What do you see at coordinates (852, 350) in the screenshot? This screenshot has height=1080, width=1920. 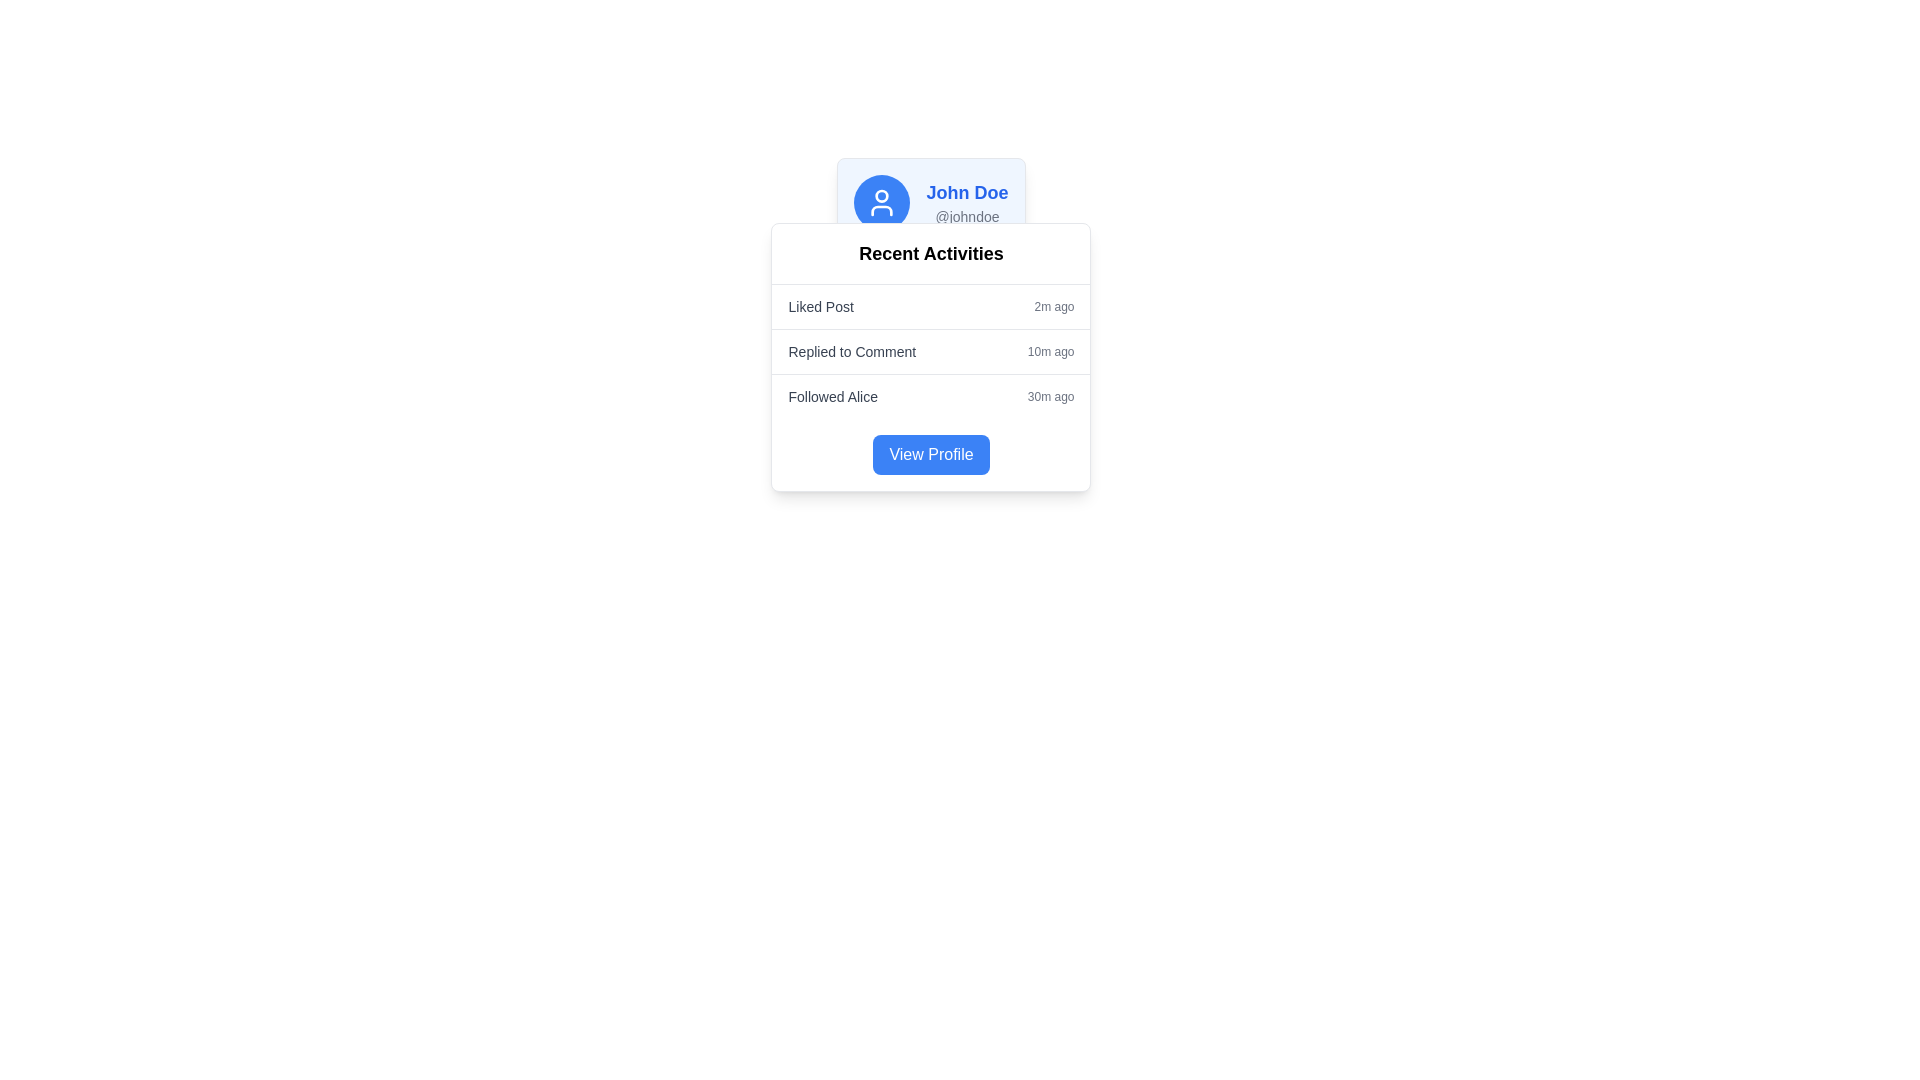 I see `the Static Text Label that indicates a user has replied to a comment, located in the 'Replied to Comment' section, second row from the top, to the left of the timestamp '10m ago'` at bounding box center [852, 350].